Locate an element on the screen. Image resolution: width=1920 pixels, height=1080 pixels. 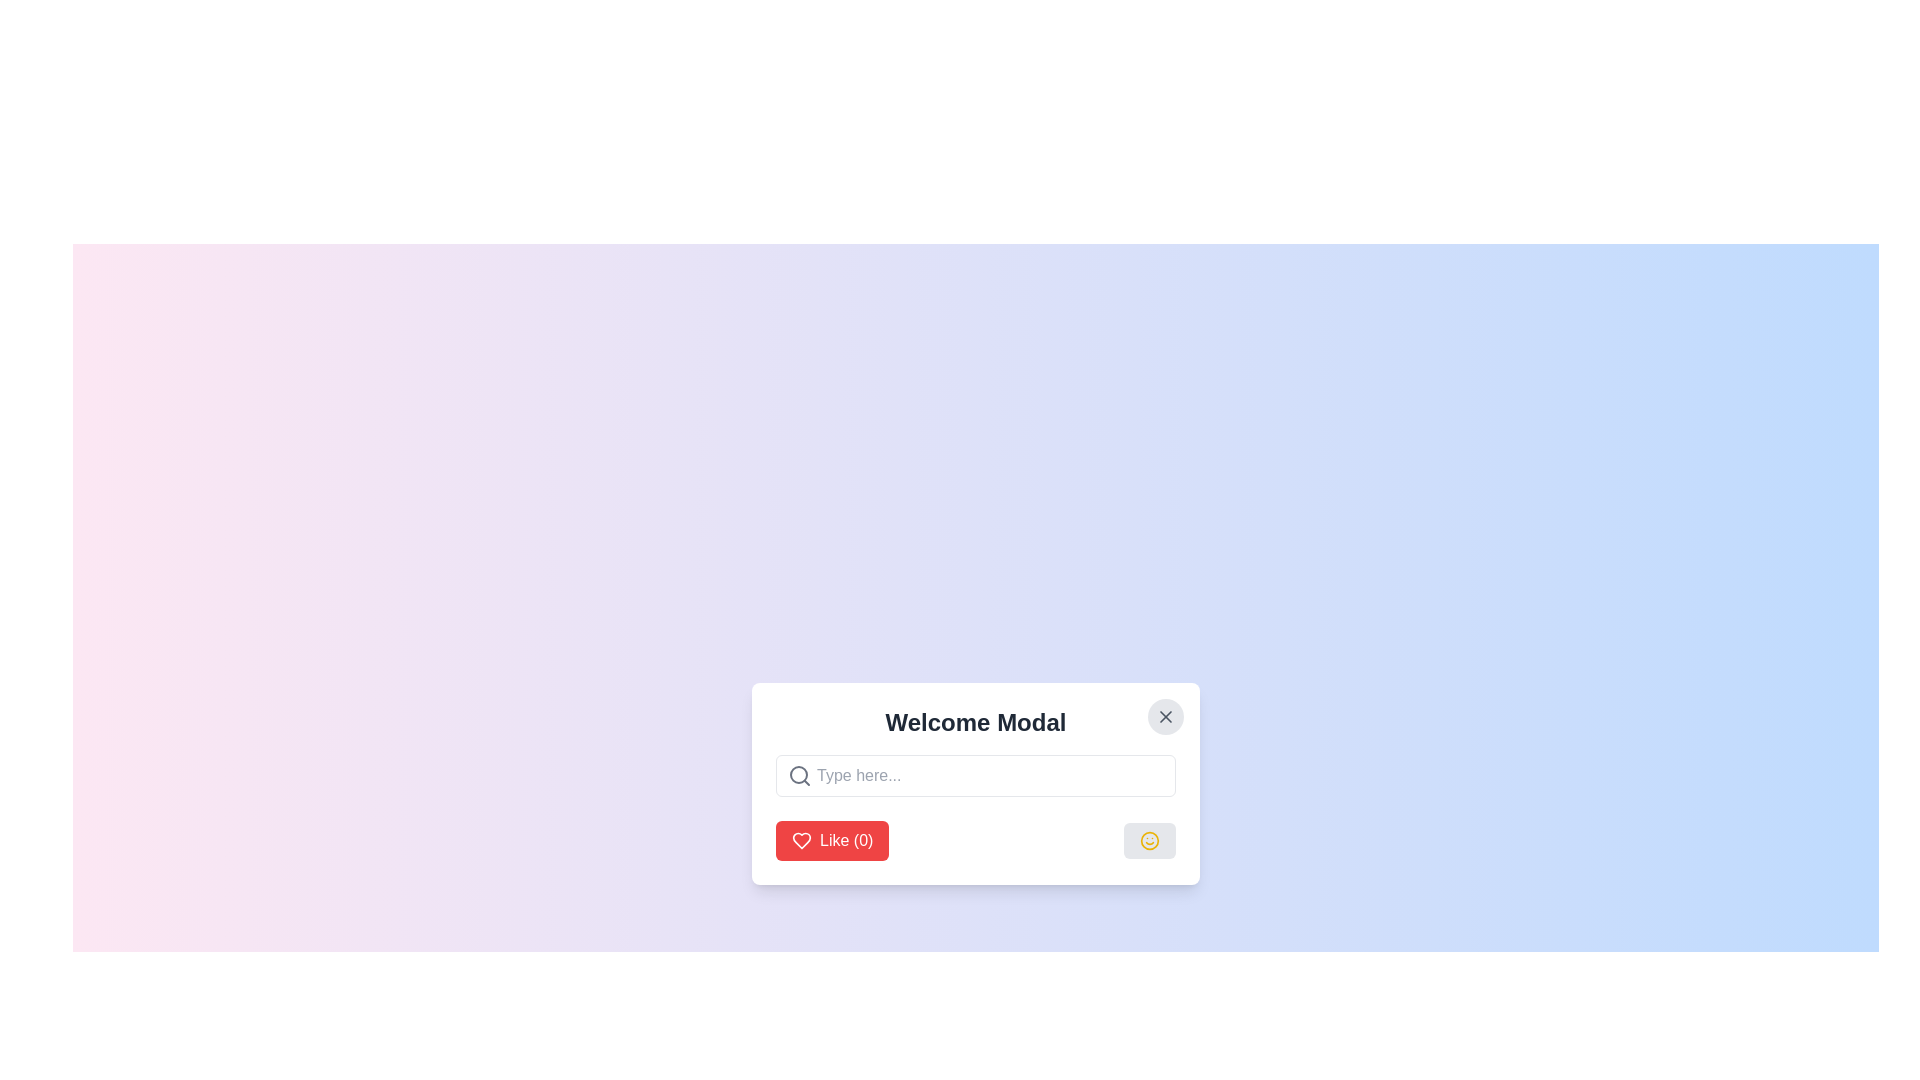
the heart icon in the 'Like (0)' button located at the bottom-left corner of the modal to interact with it is located at coordinates (801, 840).